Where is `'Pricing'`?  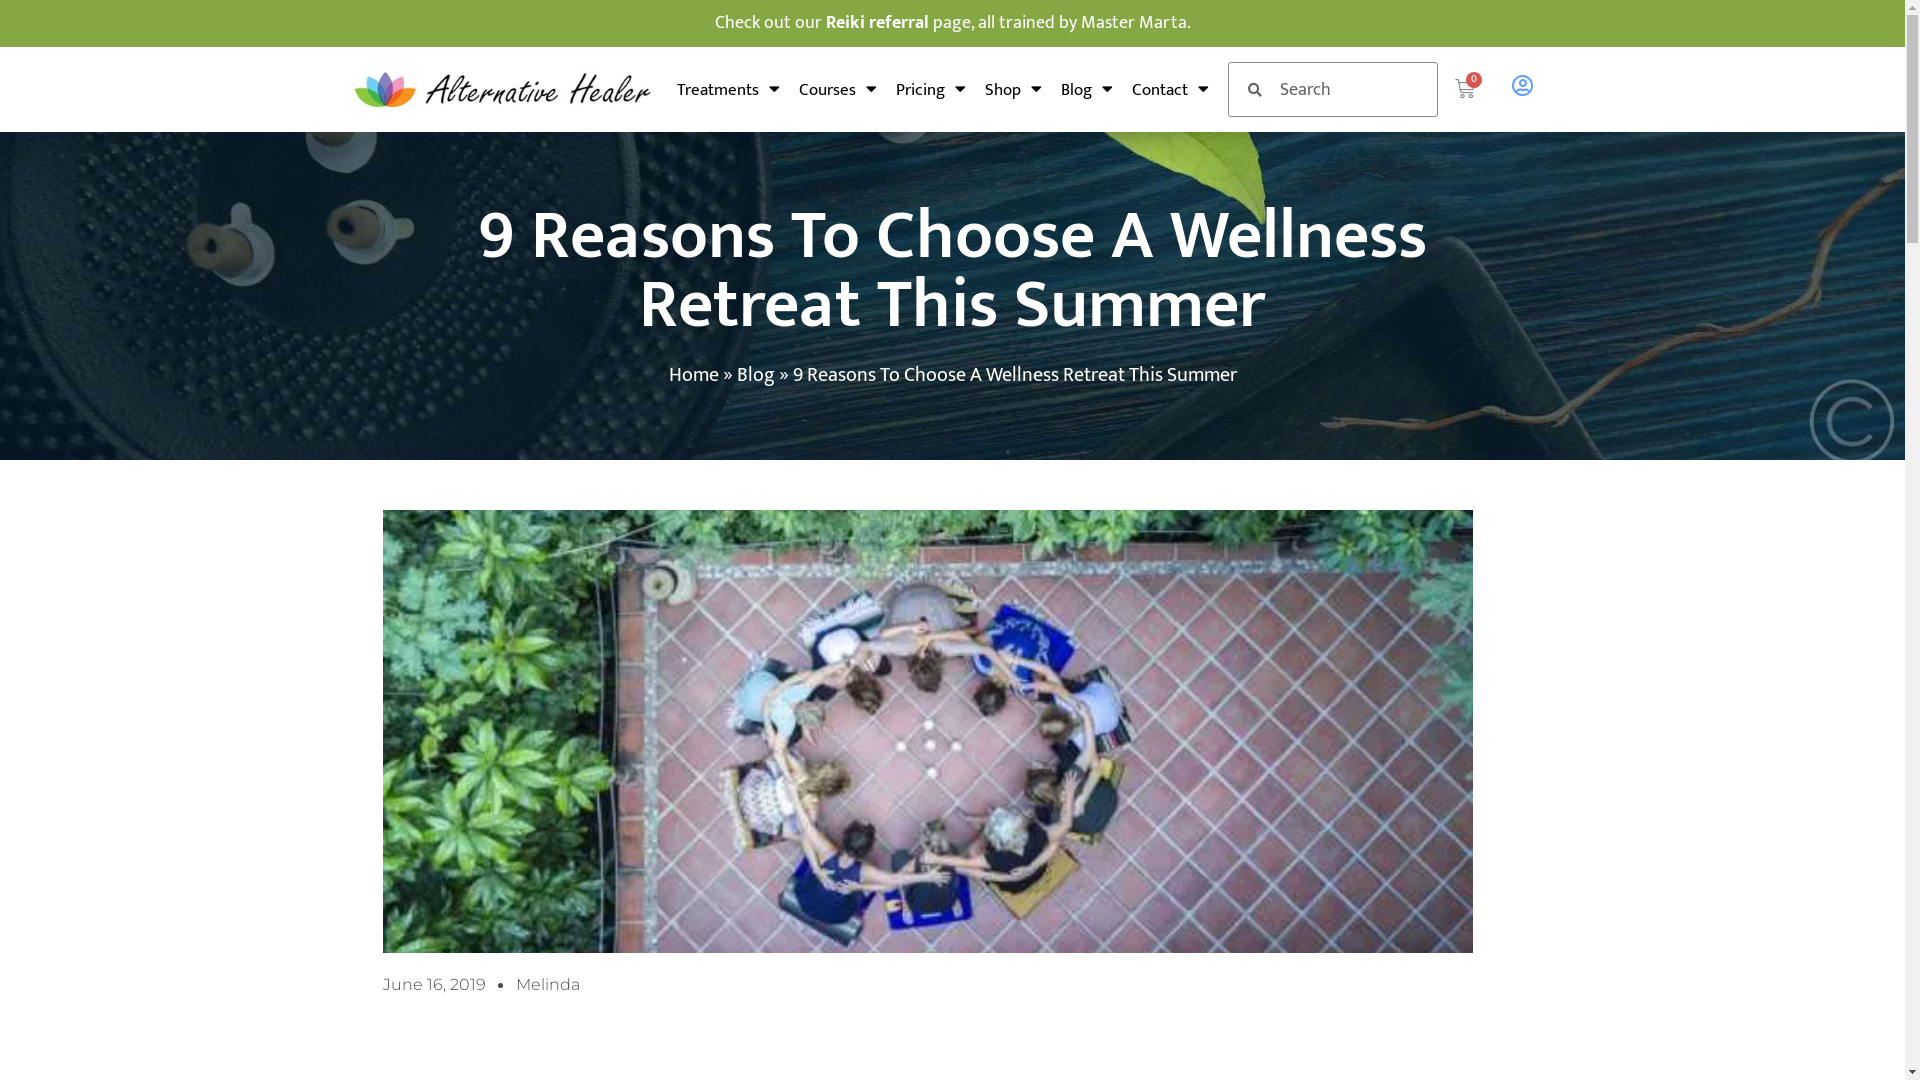 'Pricing' is located at coordinates (930, 87).